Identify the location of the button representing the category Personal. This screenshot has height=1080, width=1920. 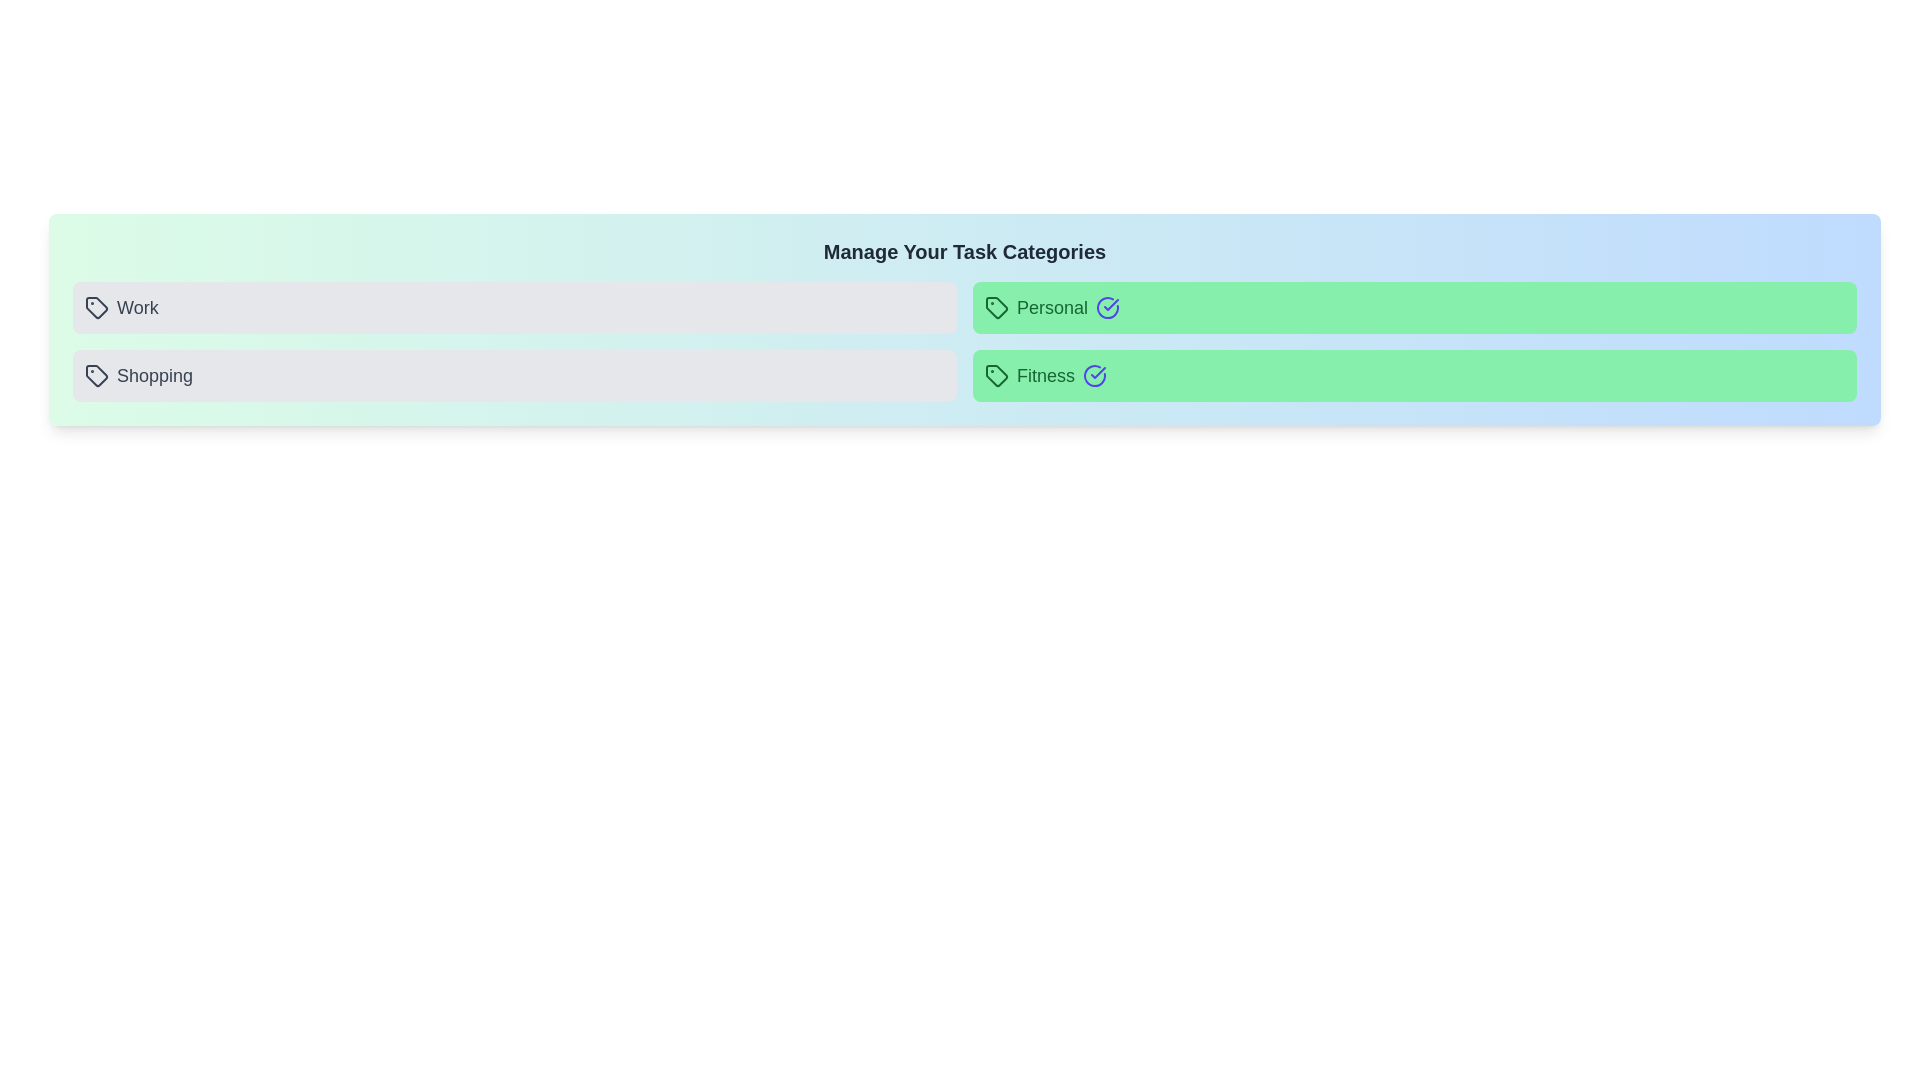
(1414, 308).